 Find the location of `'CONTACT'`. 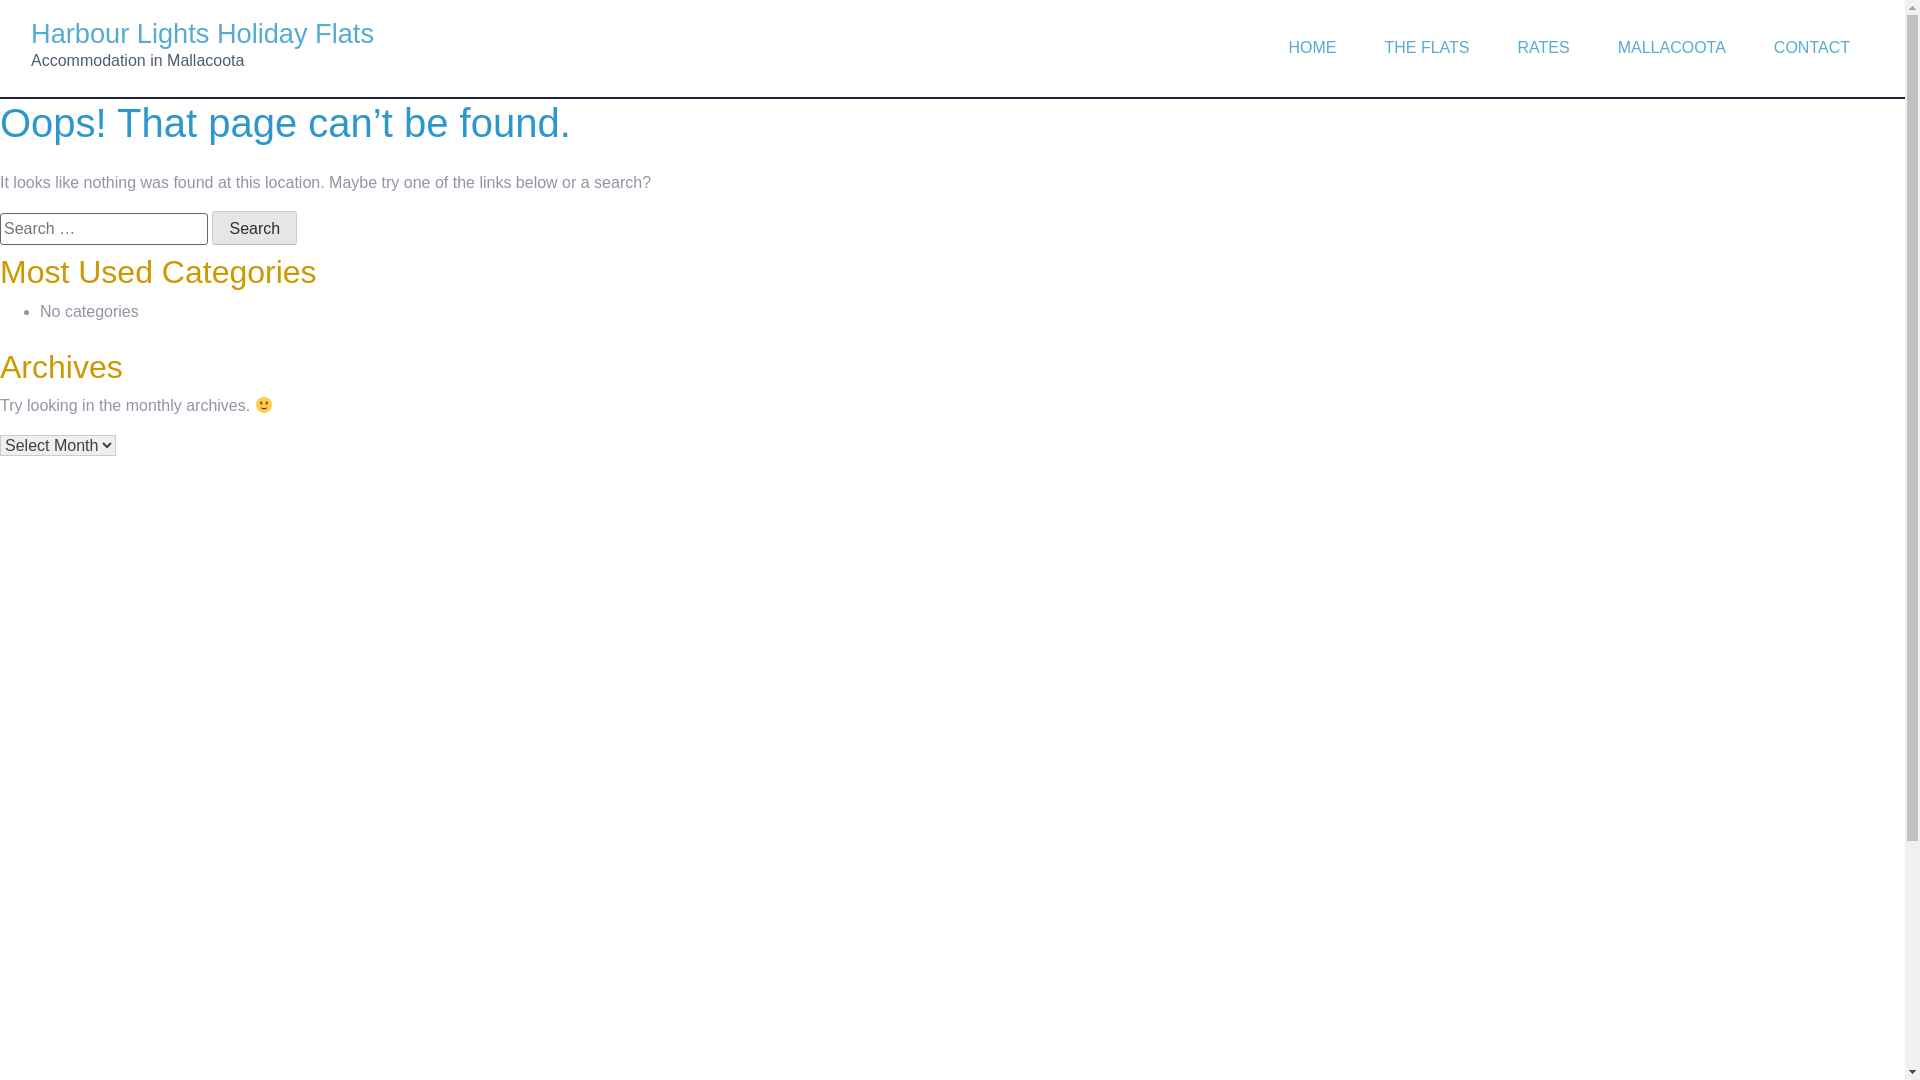

'CONTACT' is located at coordinates (1812, 46).